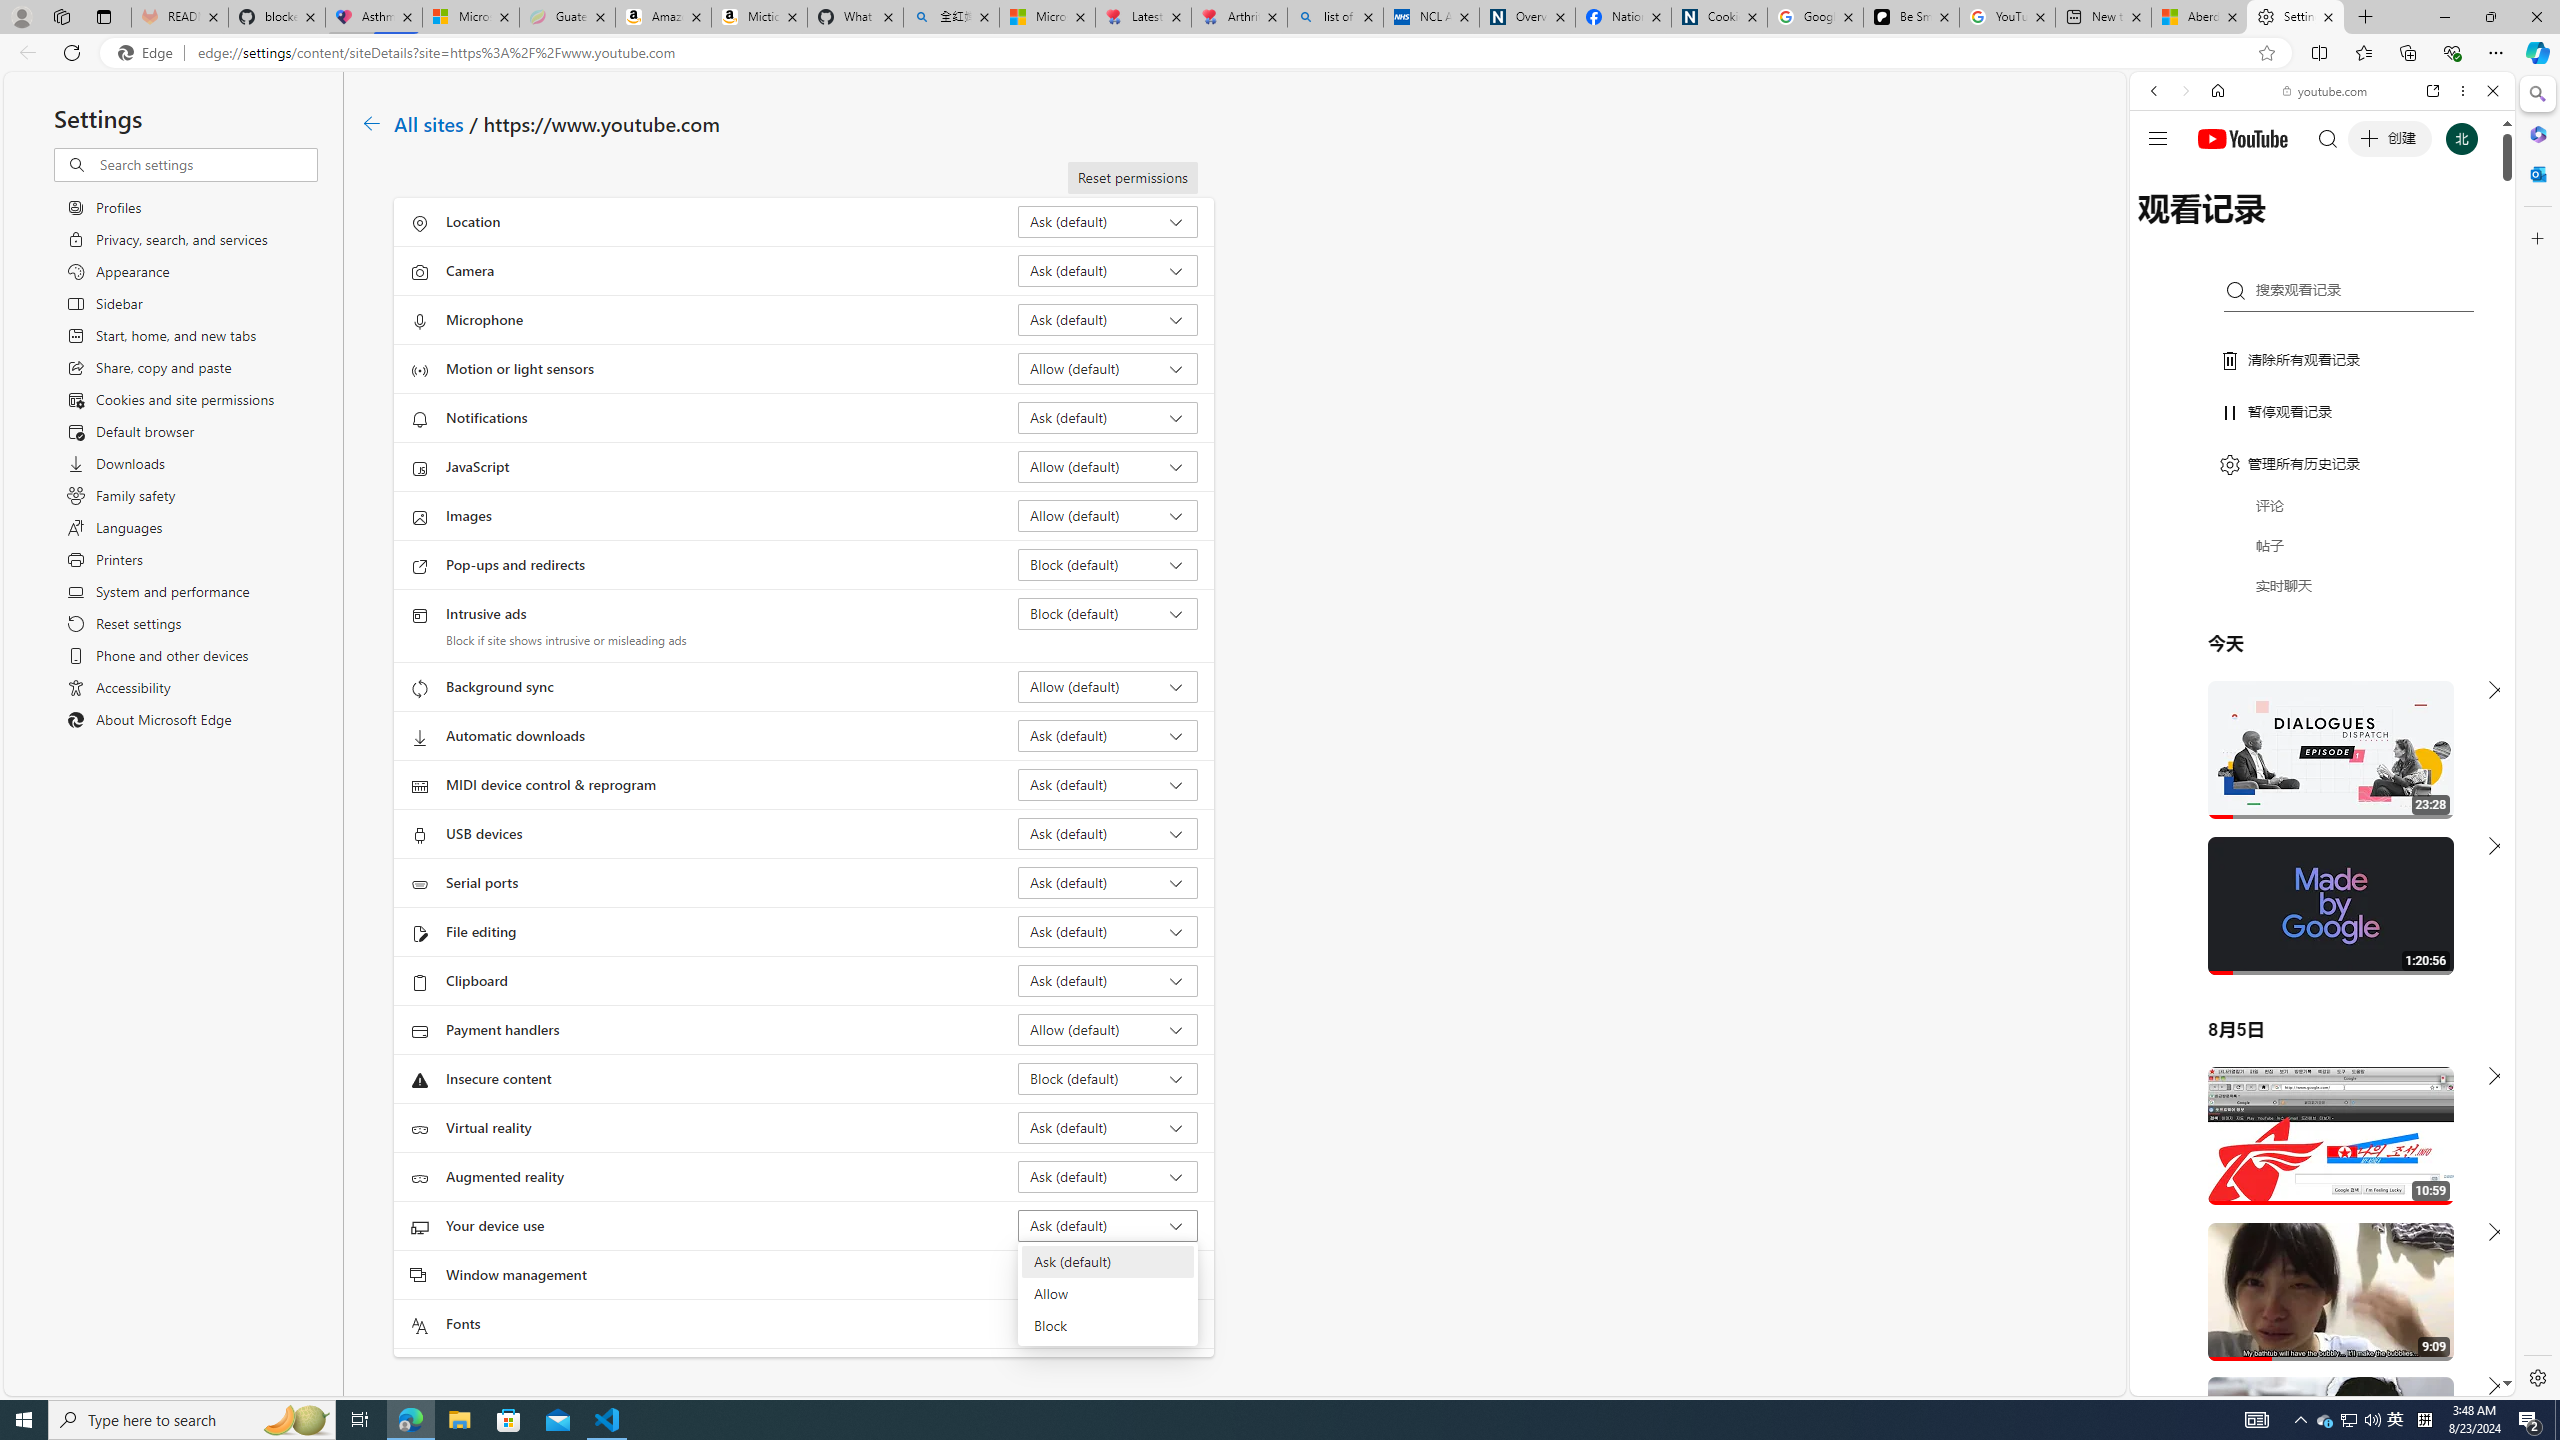  I want to click on 'US[ju]', so click(2196, 1379).